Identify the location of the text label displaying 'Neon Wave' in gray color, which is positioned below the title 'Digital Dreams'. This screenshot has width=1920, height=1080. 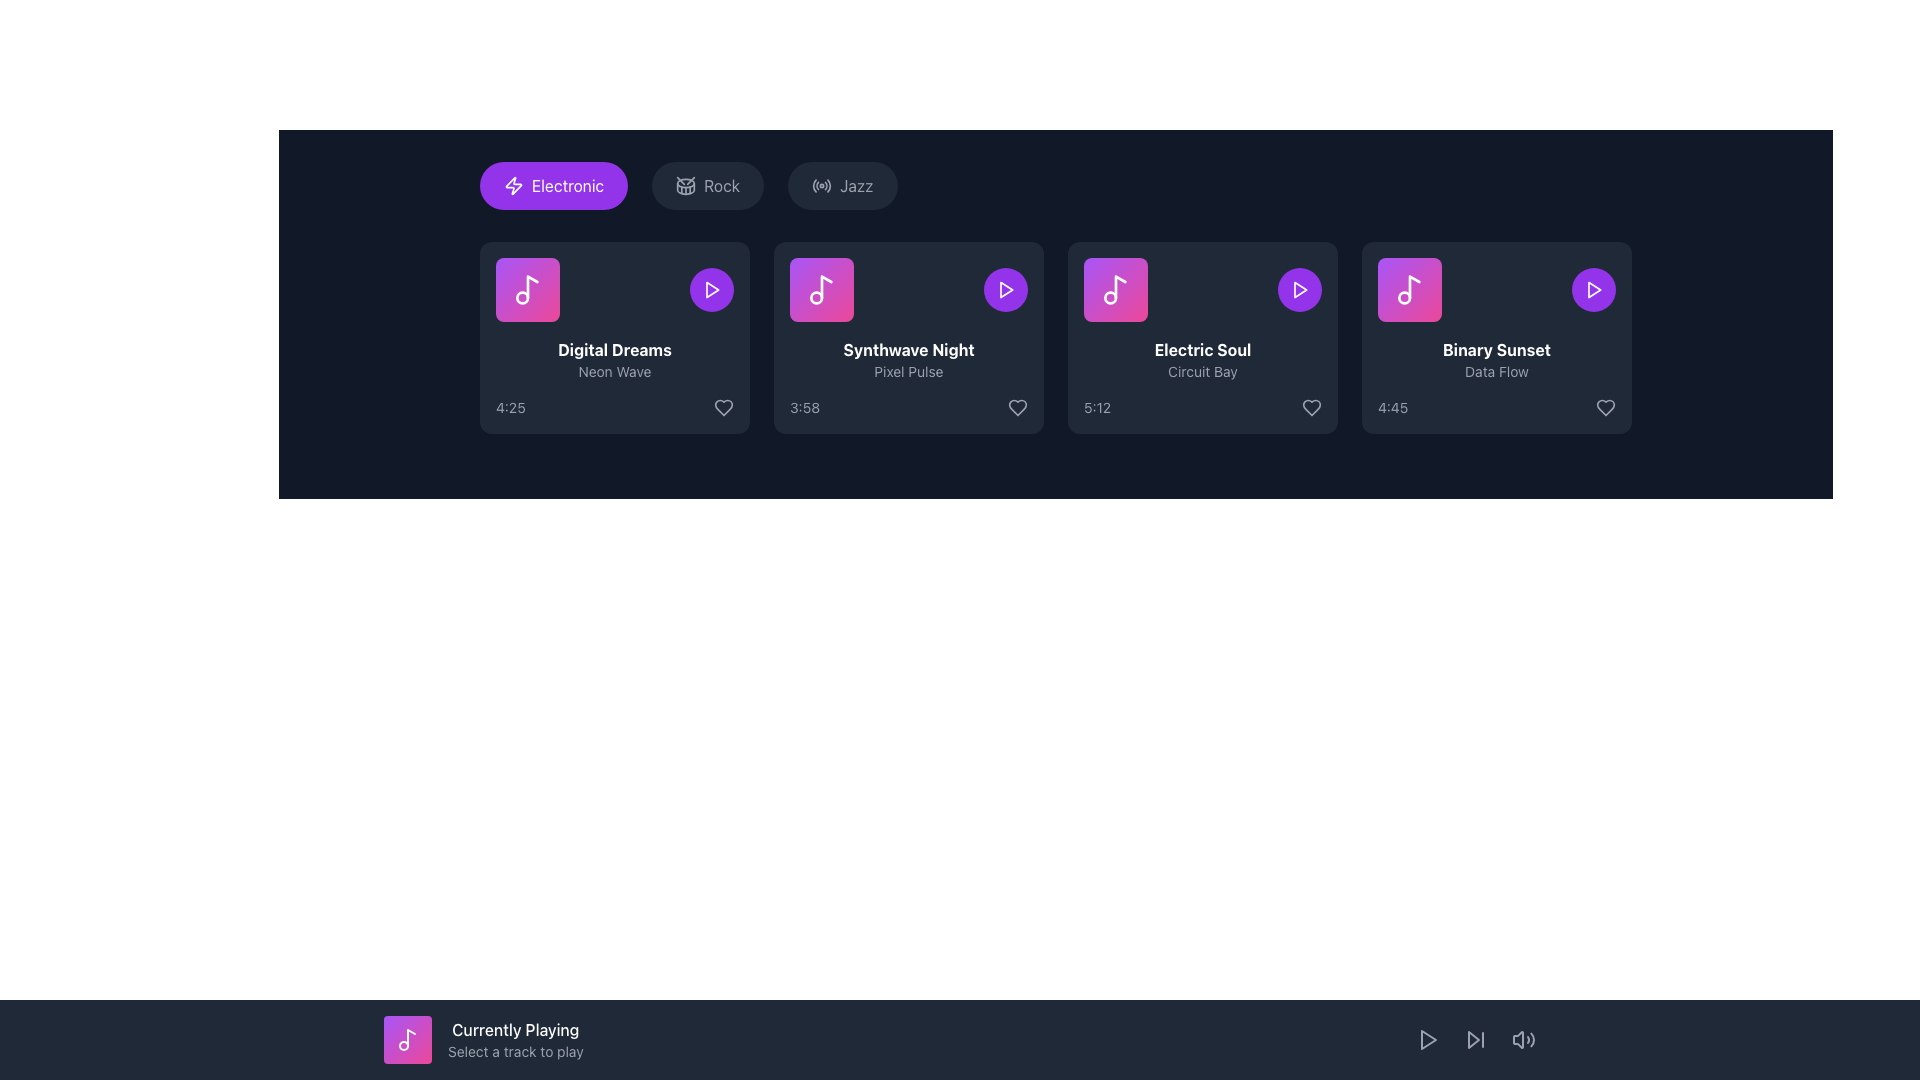
(613, 371).